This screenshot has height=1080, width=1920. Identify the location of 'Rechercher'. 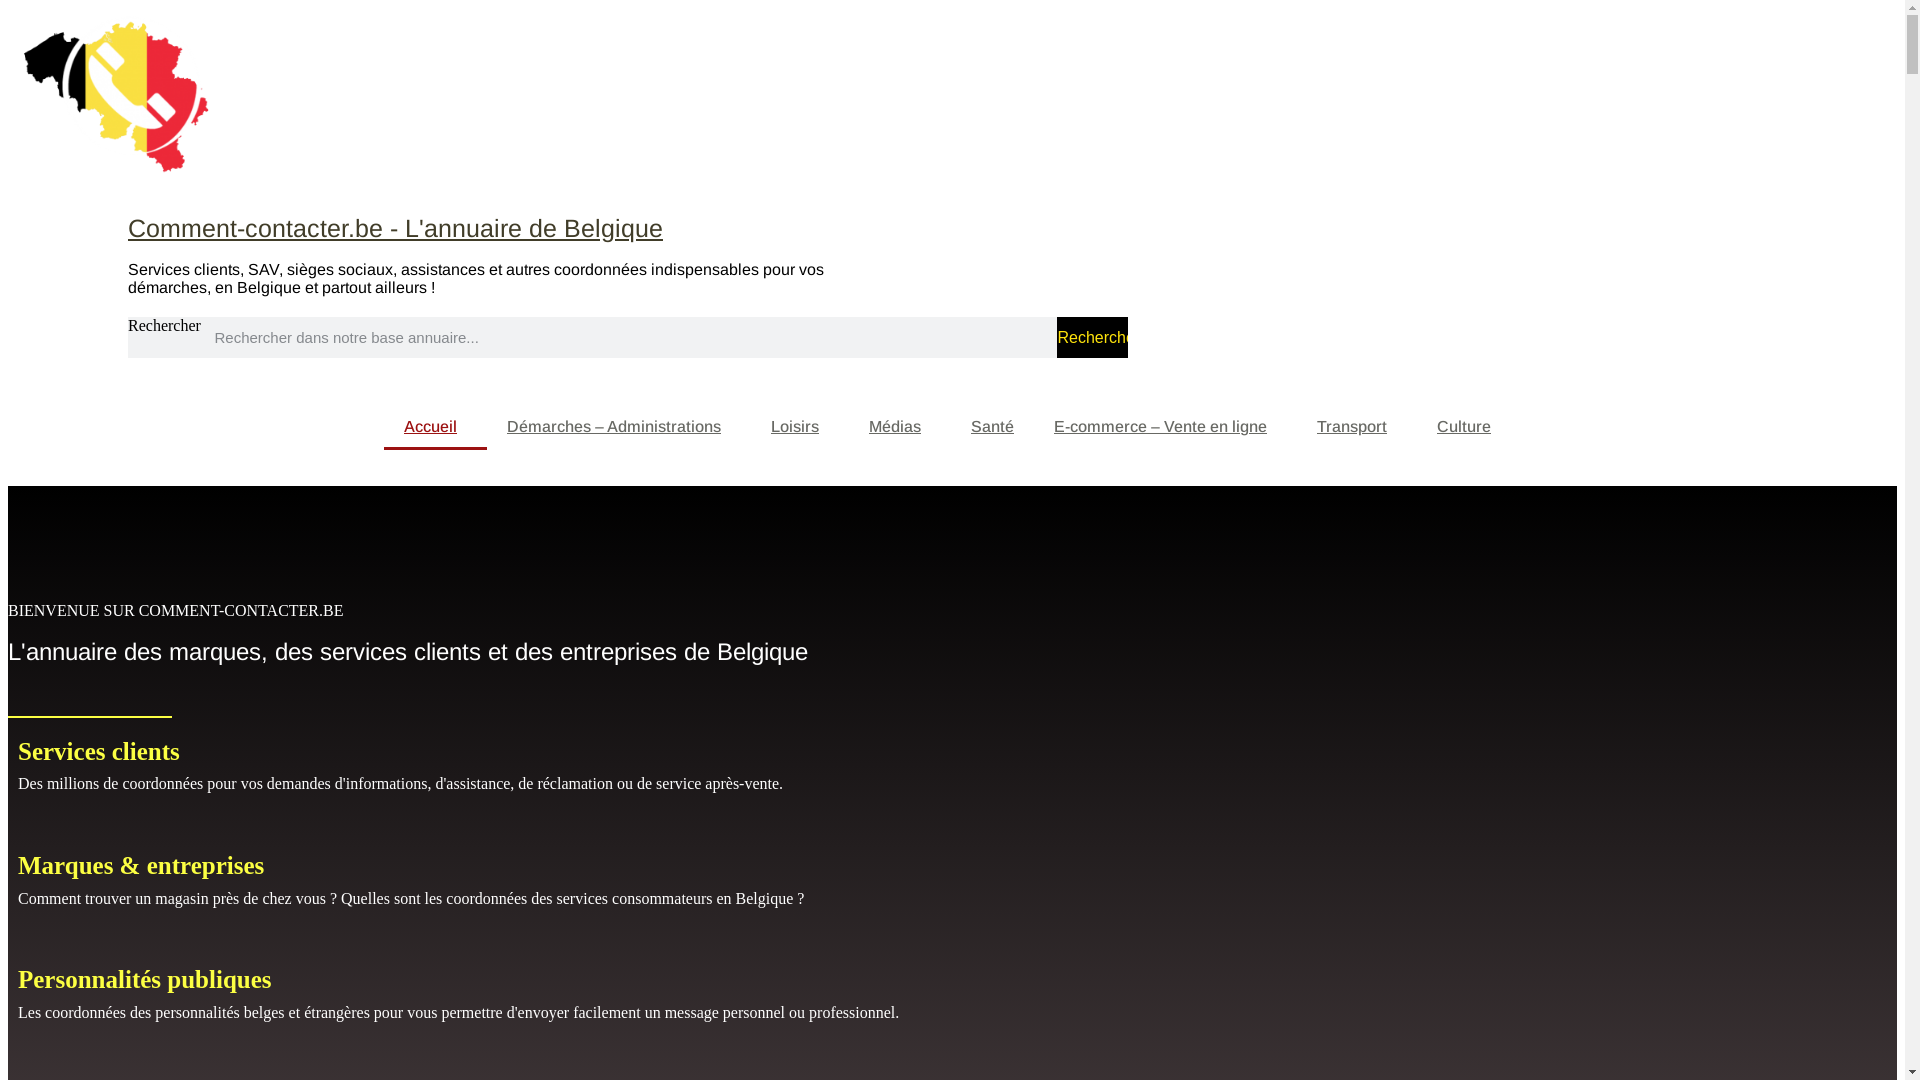
(1091, 336).